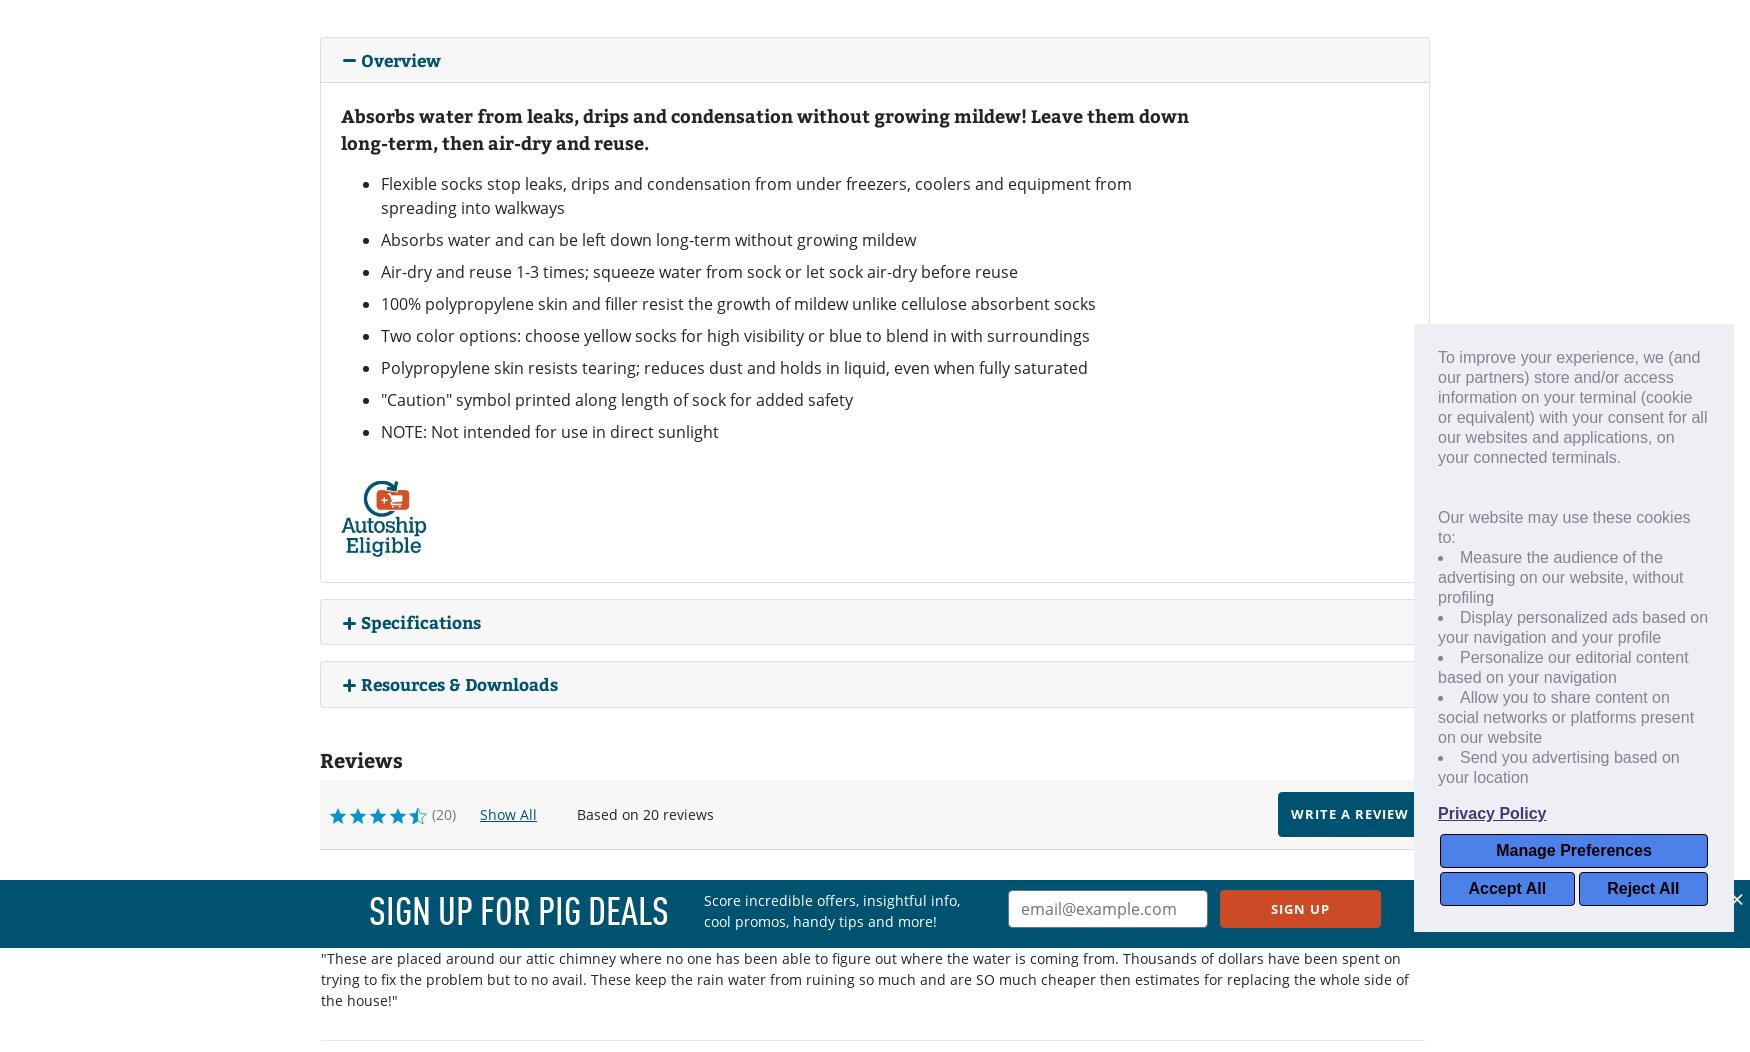 Image resolution: width=1750 pixels, height=1052 pixels. Describe the element at coordinates (486, 889) in the screenshot. I see `'Carolyn'` at that location.